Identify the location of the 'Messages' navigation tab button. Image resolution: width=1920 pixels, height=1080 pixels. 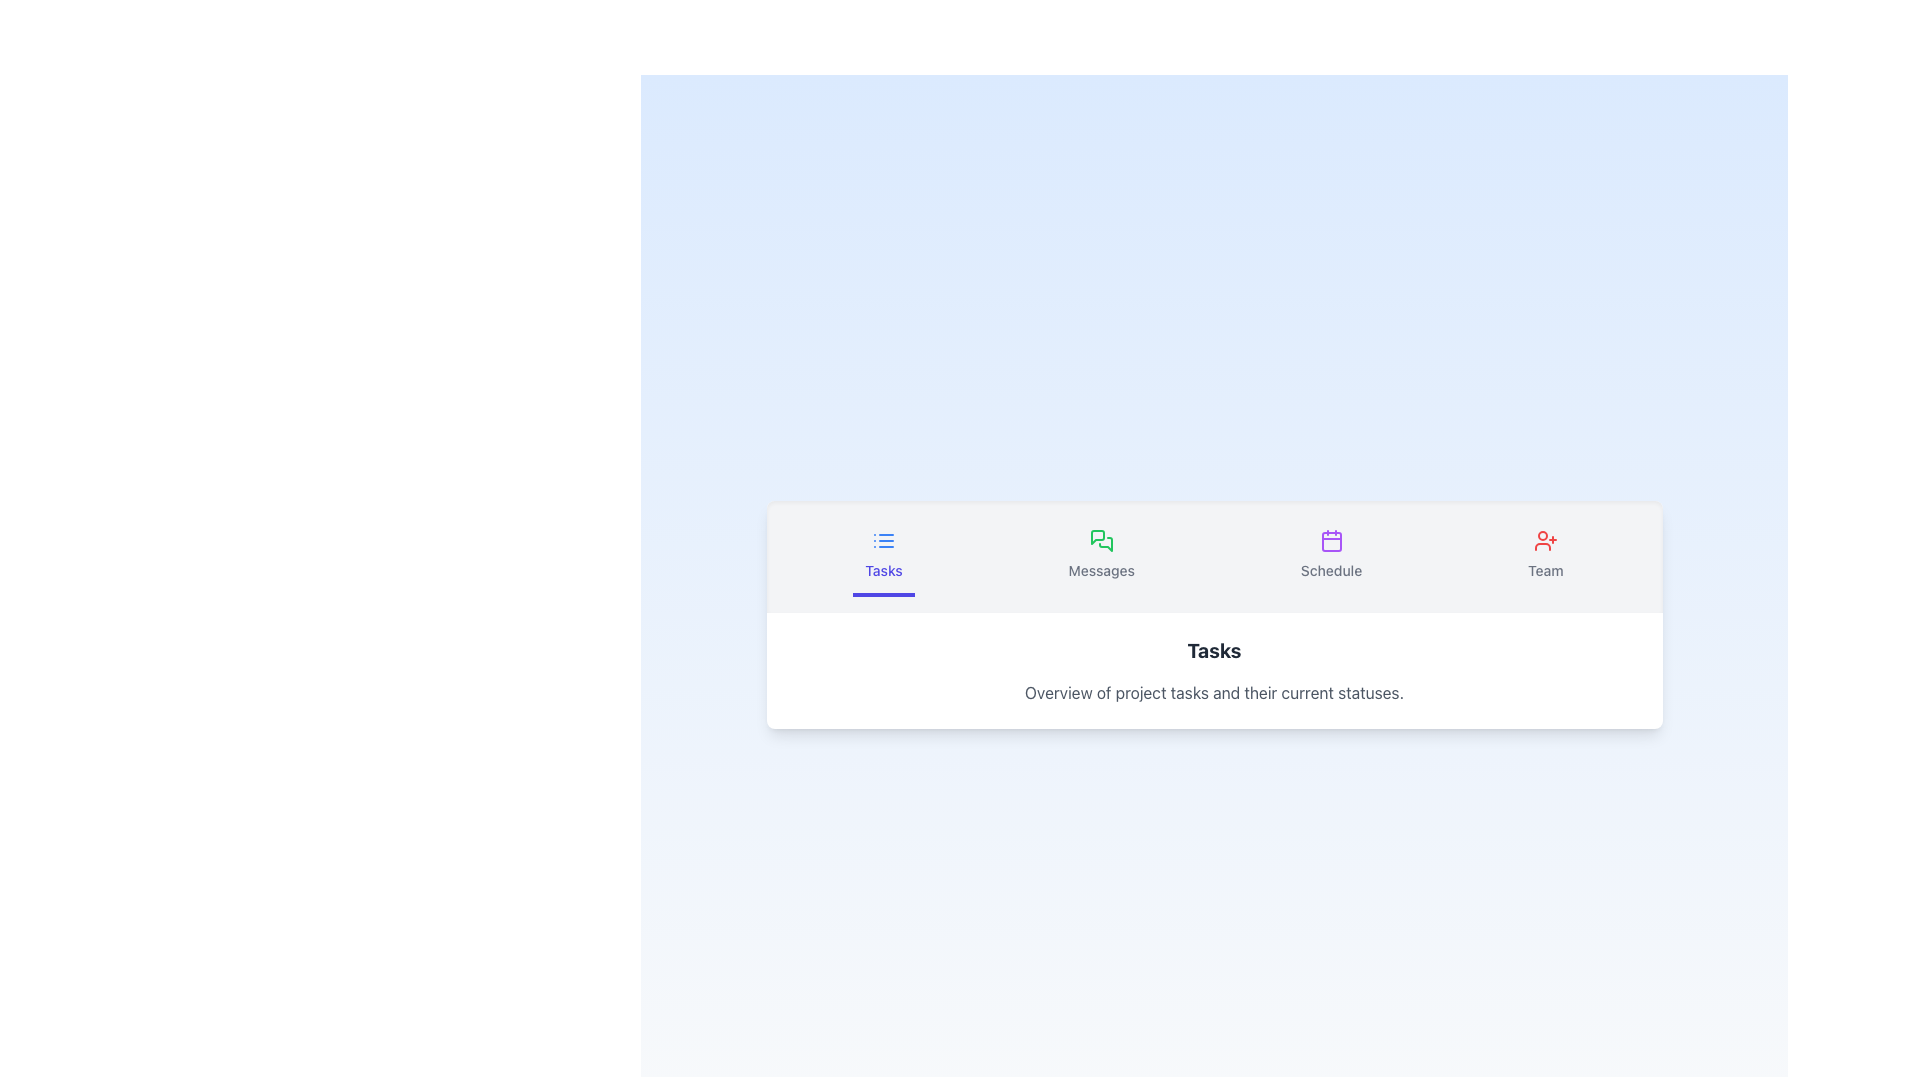
(1100, 556).